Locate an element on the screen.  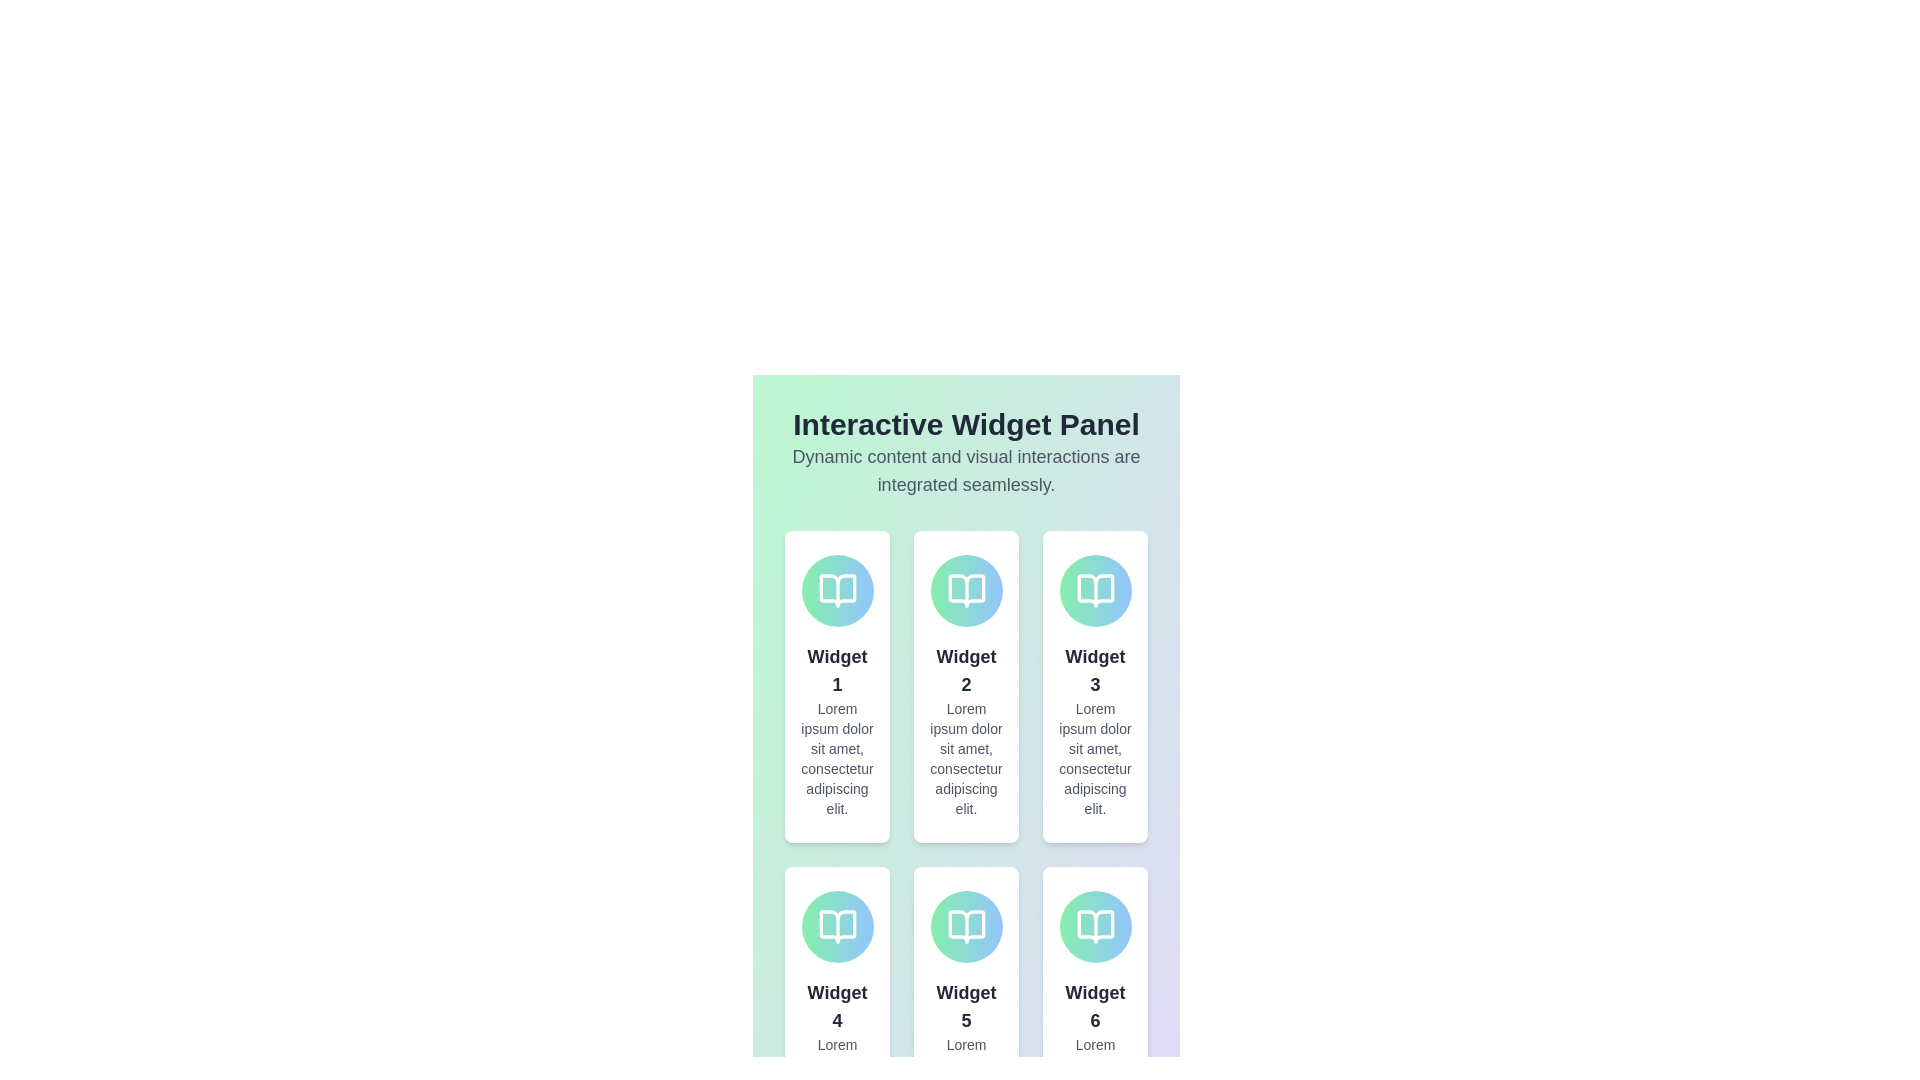
the circular graphic component with a gradient background and a white book icon in the center, located in the upper part of the 'Widget 1' card is located at coordinates (837, 589).